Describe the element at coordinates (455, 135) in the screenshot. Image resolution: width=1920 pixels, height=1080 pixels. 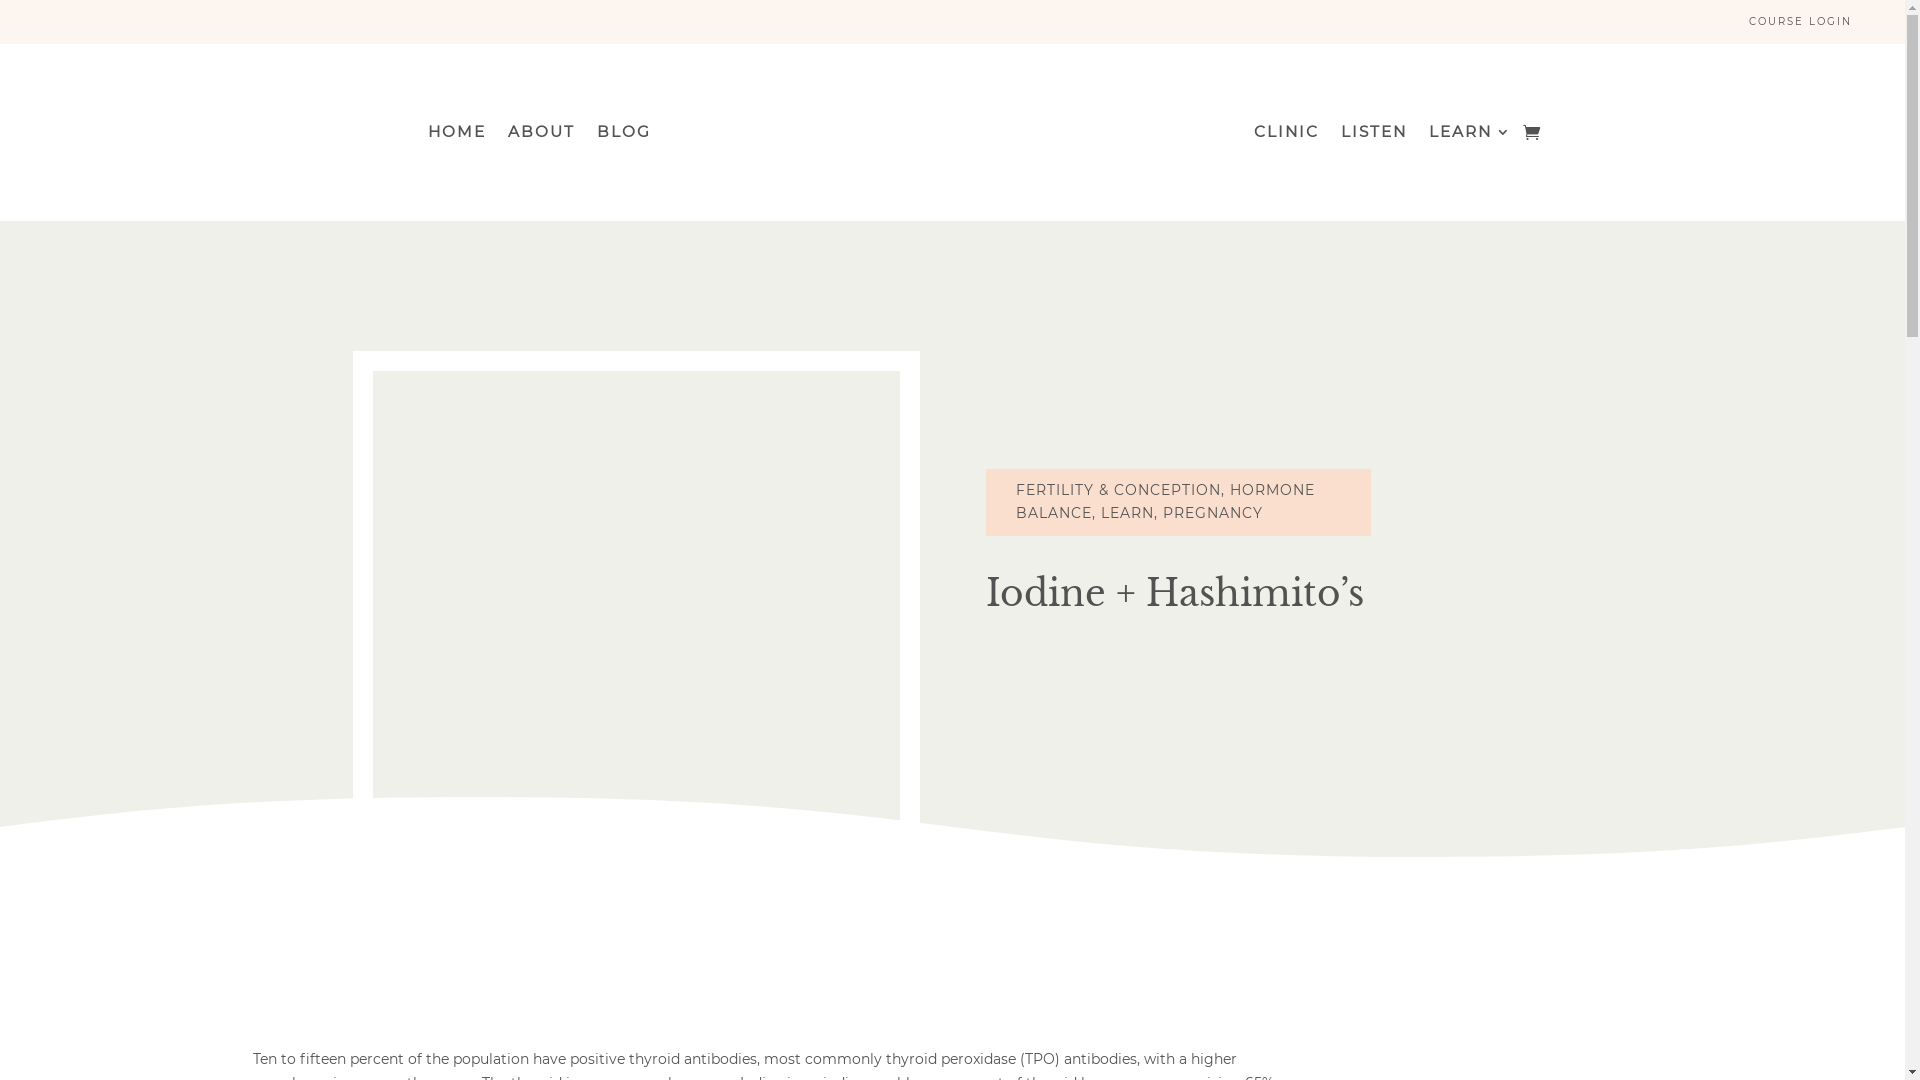
I see `'HOME'` at that location.